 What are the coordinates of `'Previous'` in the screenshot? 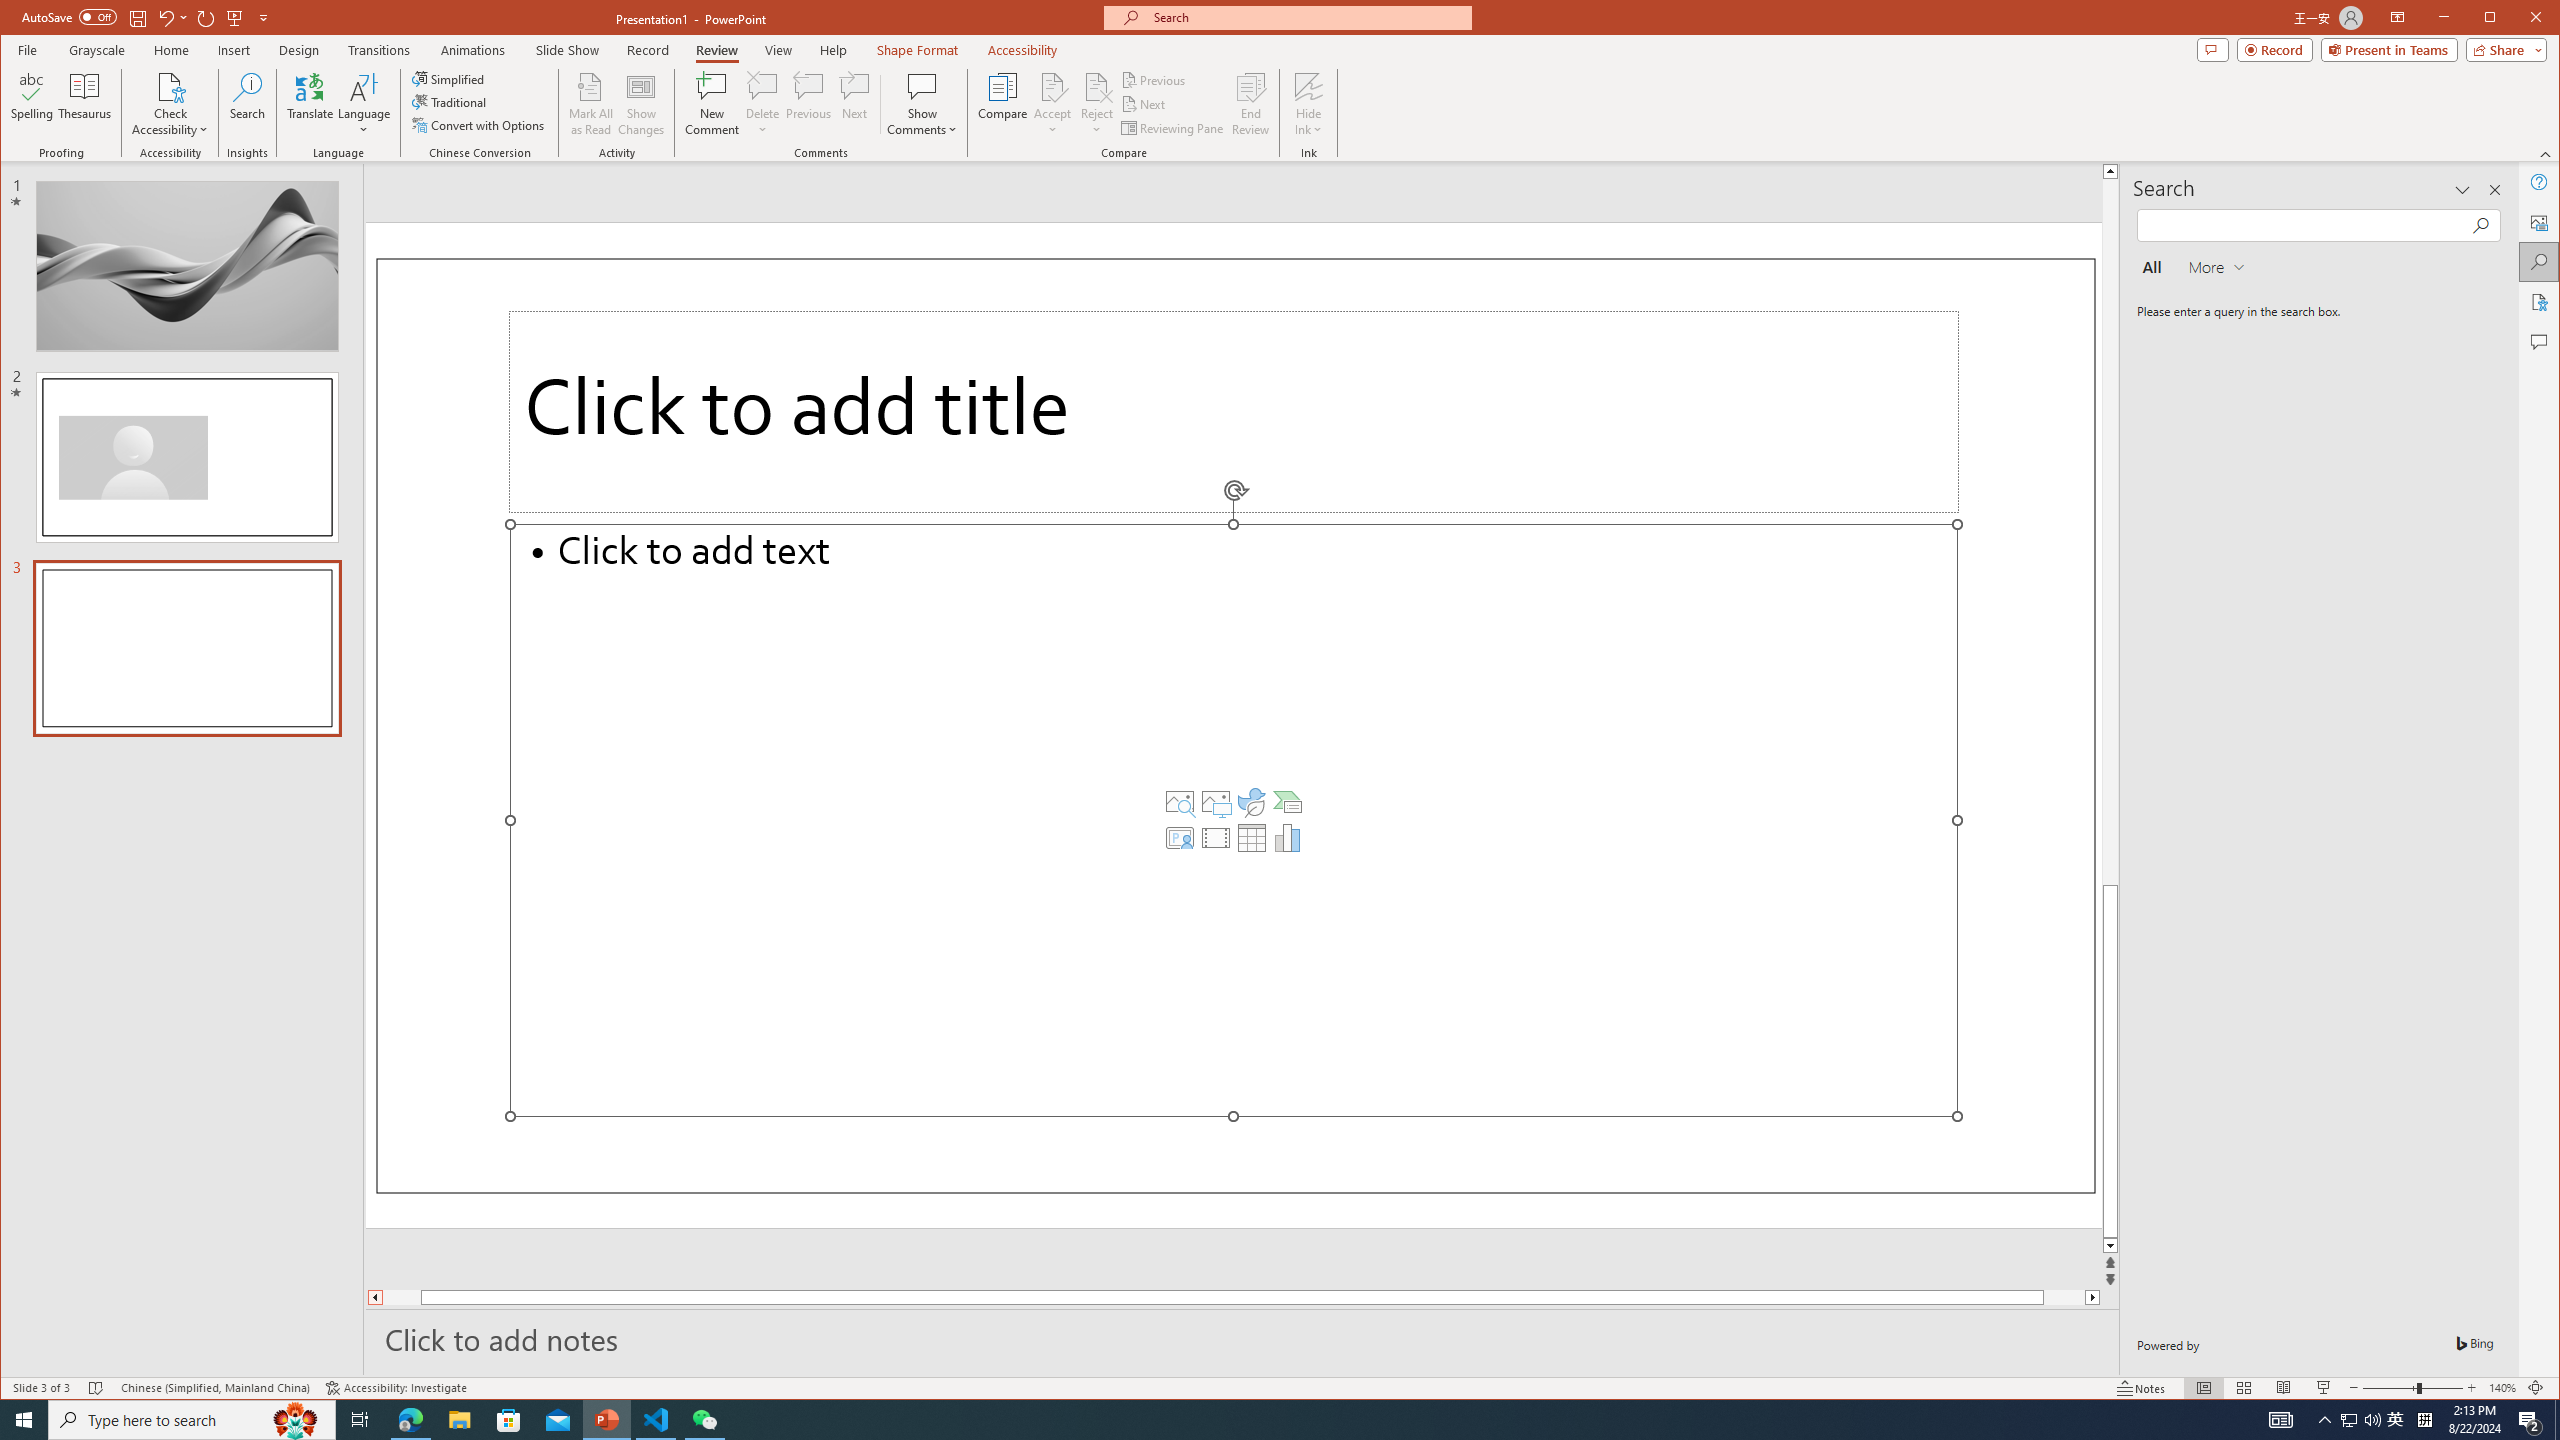 It's located at (1154, 80).